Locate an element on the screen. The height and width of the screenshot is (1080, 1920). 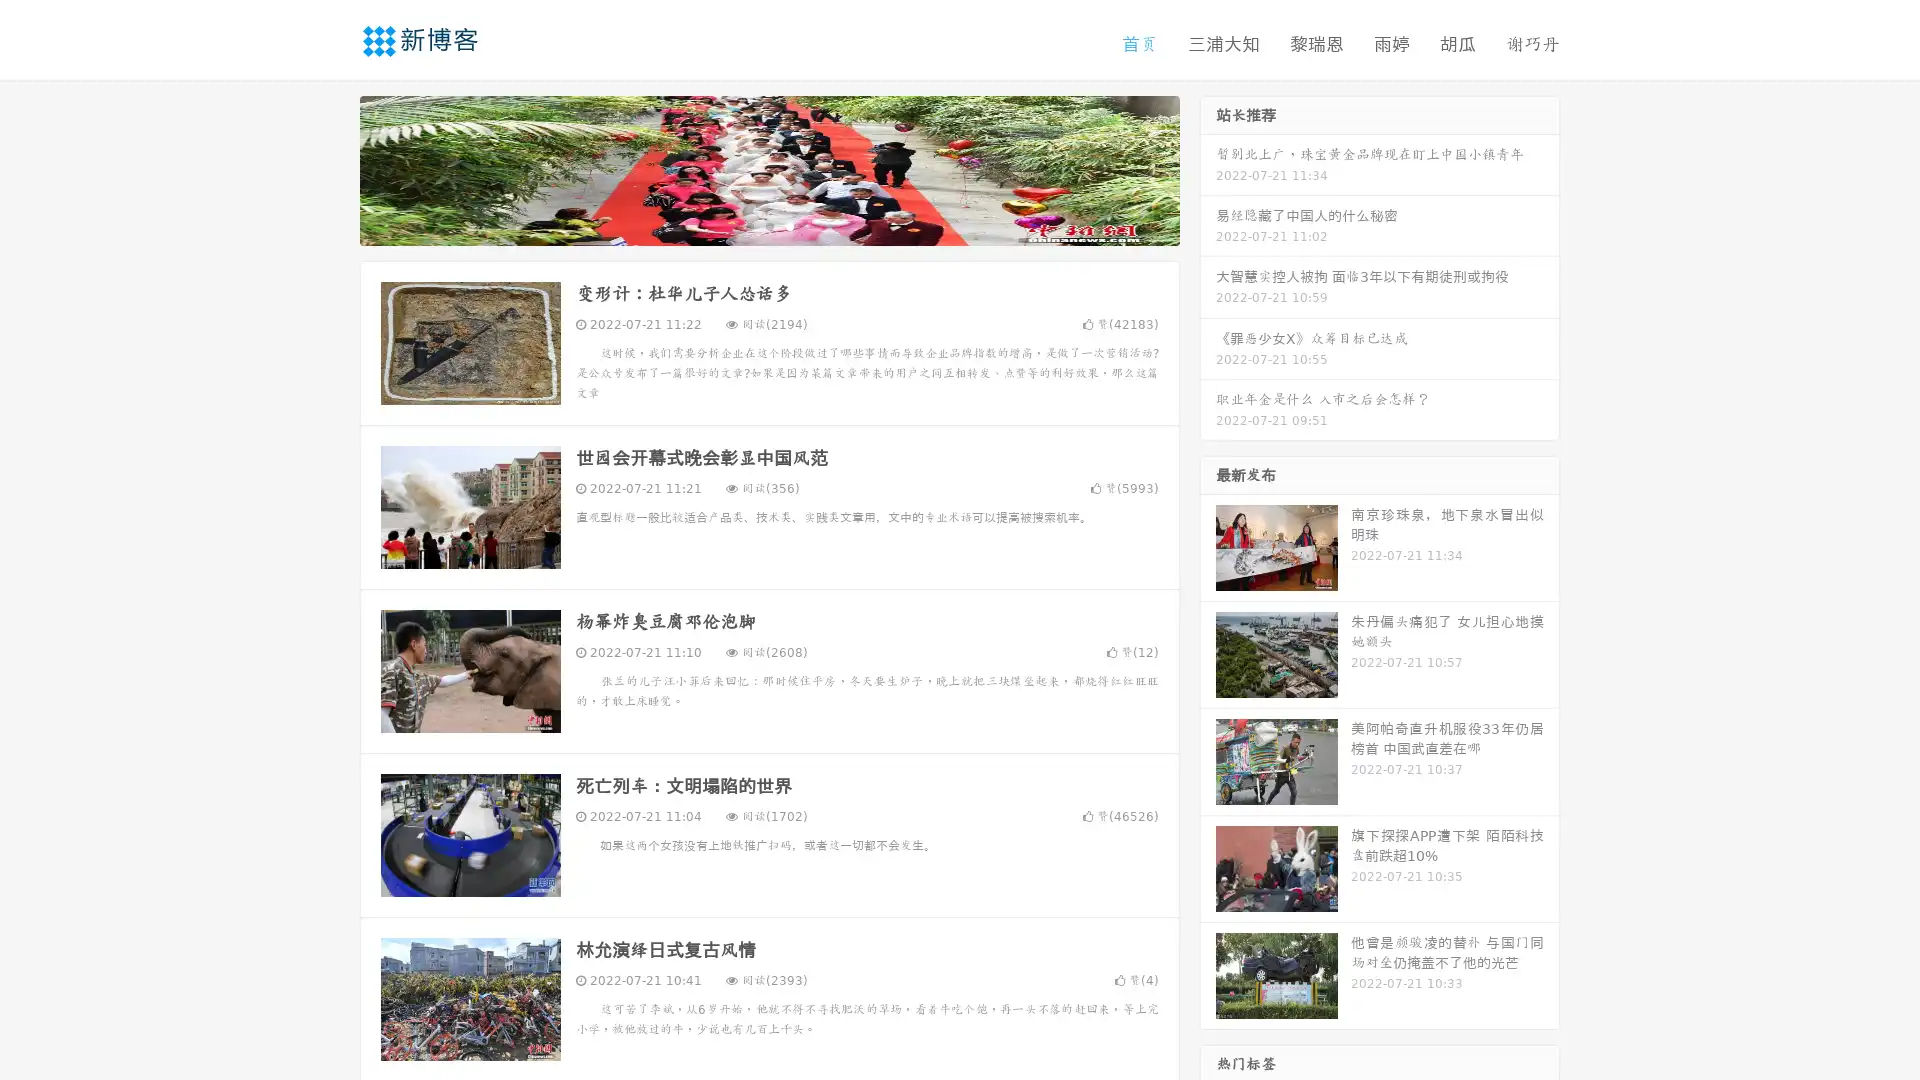
Go to slide 2 is located at coordinates (768, 225).